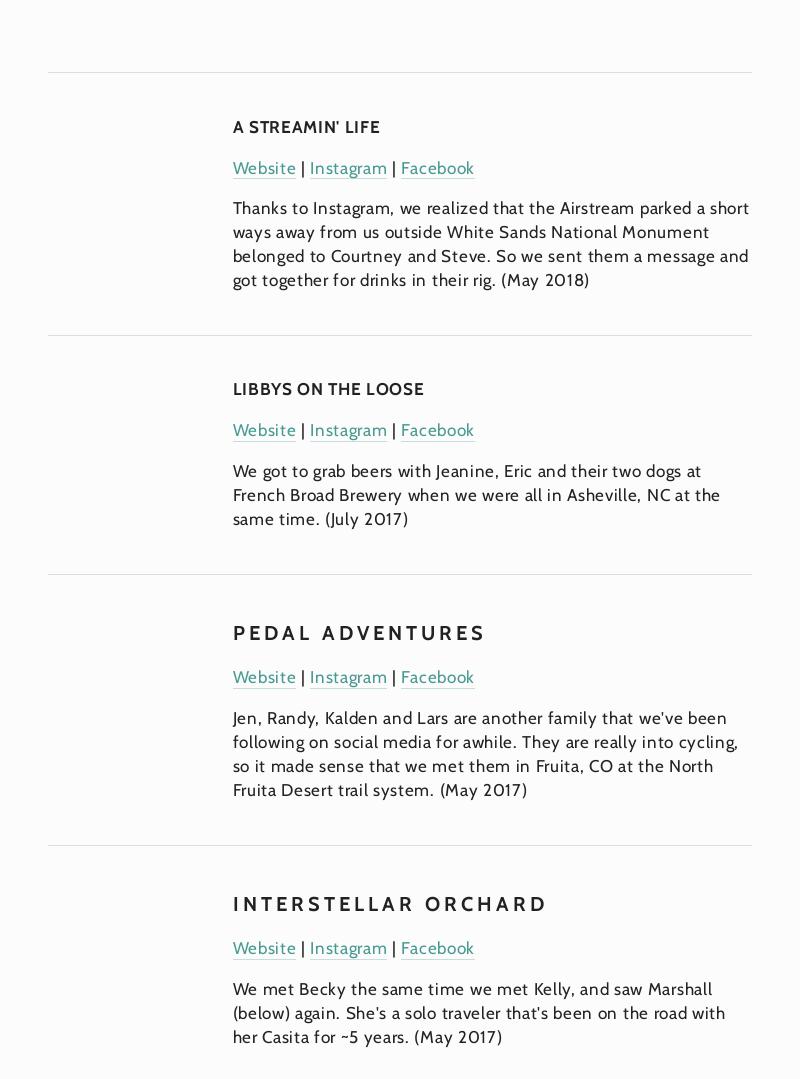  Describe the element at coordinates (480, 1012) in the screenshot. I see `'We met Becky the same time we met Kelly, and saw Marshall (below) again. She's a solo traveler that's been on the road with her Casita for ~5 years. (May 2017)'` at that location.